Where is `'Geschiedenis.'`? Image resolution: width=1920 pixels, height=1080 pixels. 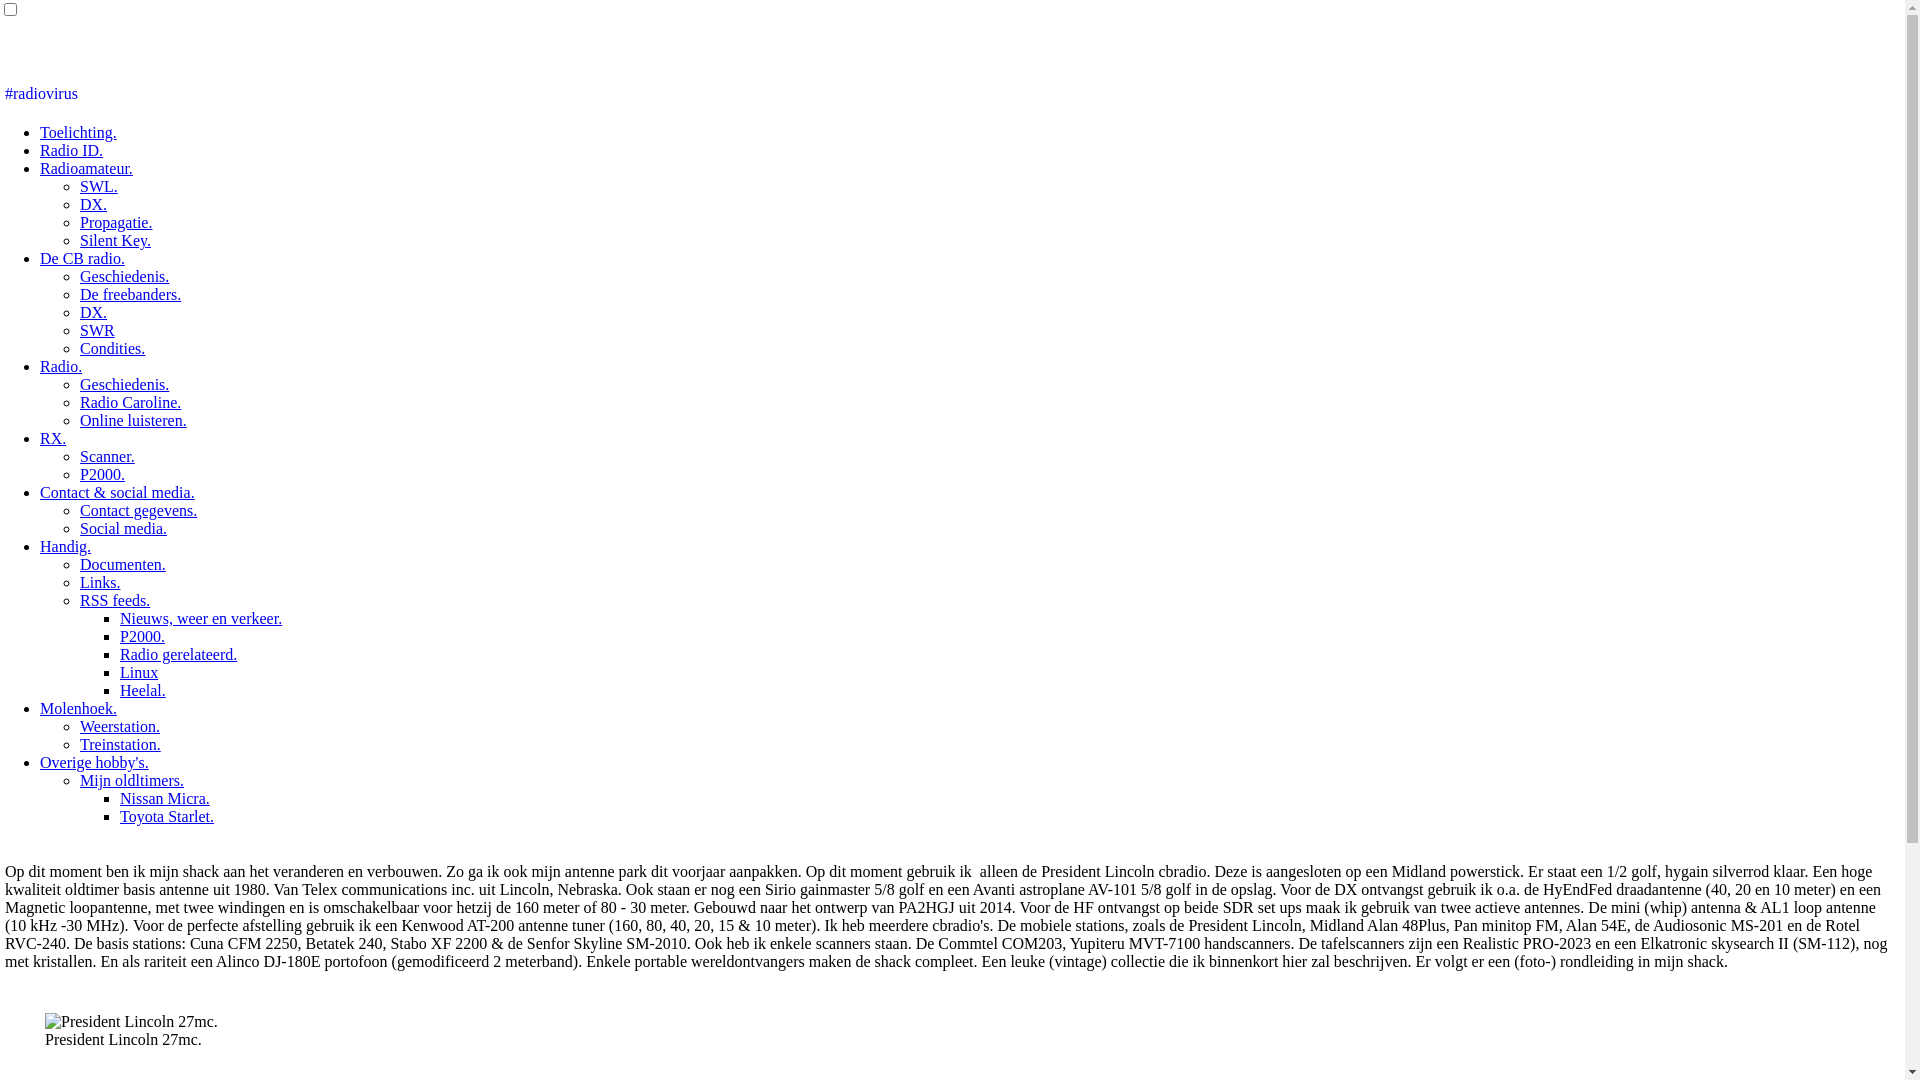
'Geschiedenis.' is located at coordinates (123, 384).